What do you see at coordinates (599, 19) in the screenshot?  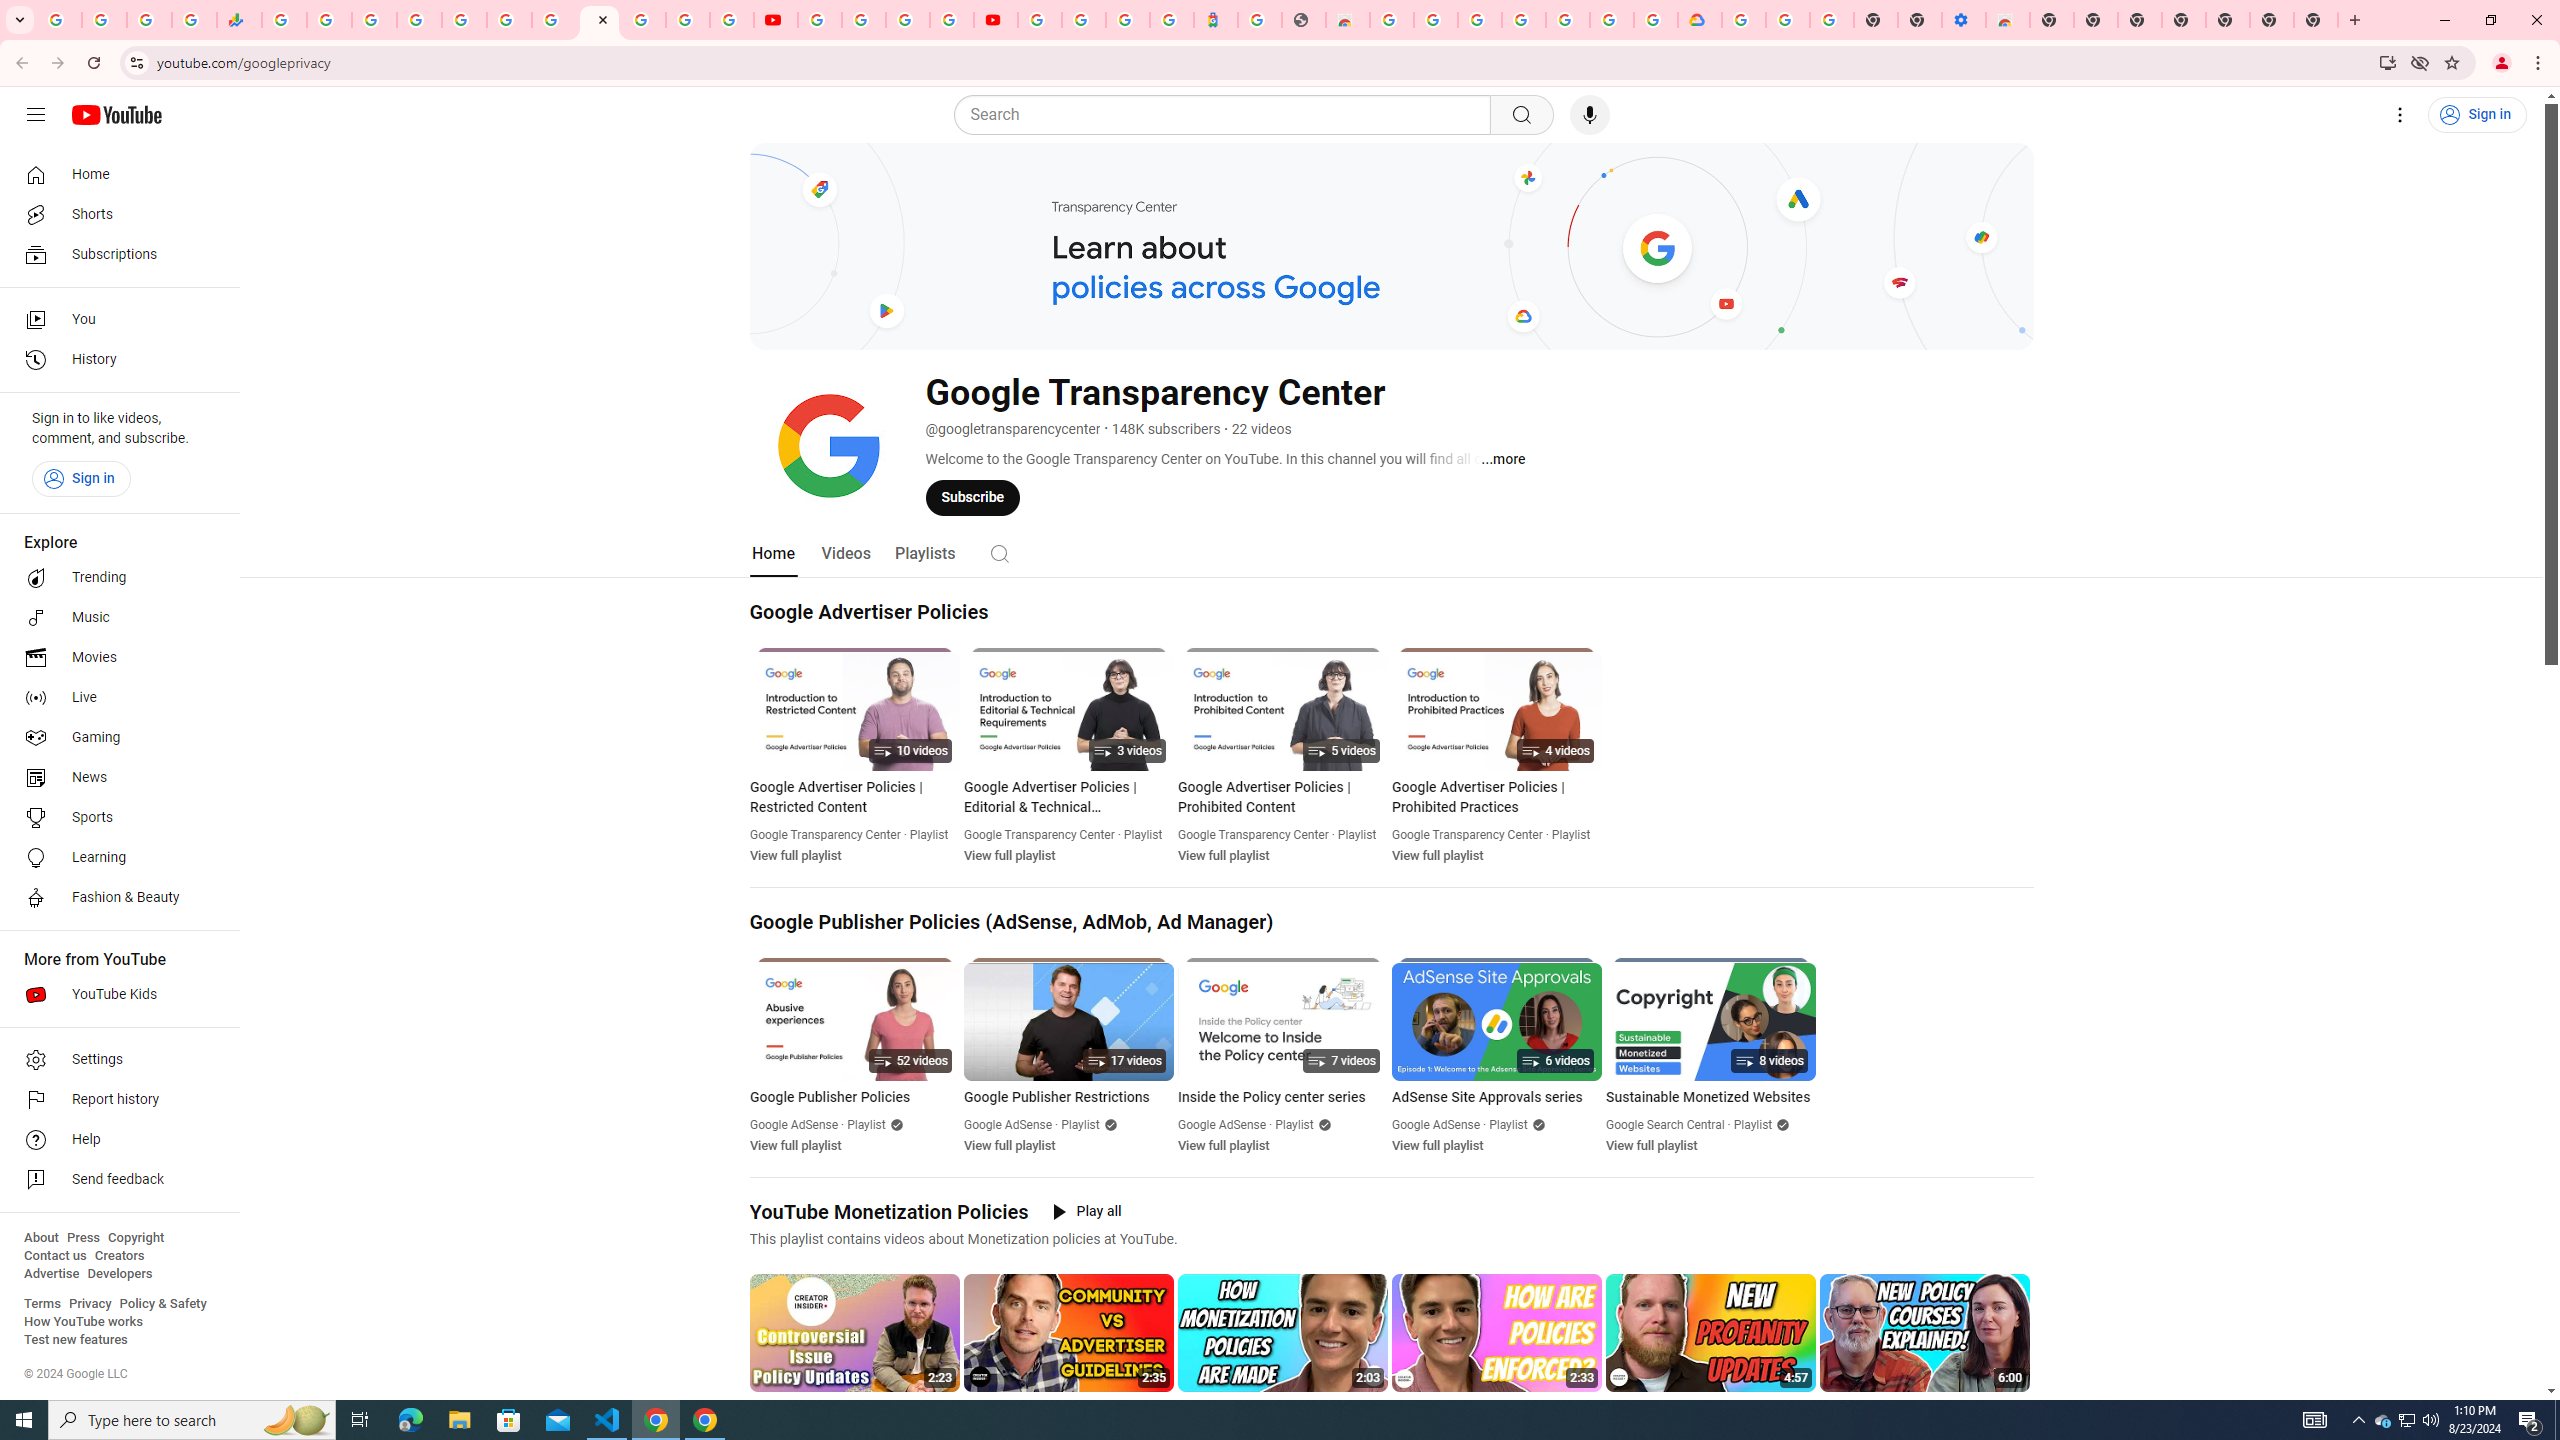 I see `'Google Transparency Center - YouTube'` at bounding box center [599, 19].